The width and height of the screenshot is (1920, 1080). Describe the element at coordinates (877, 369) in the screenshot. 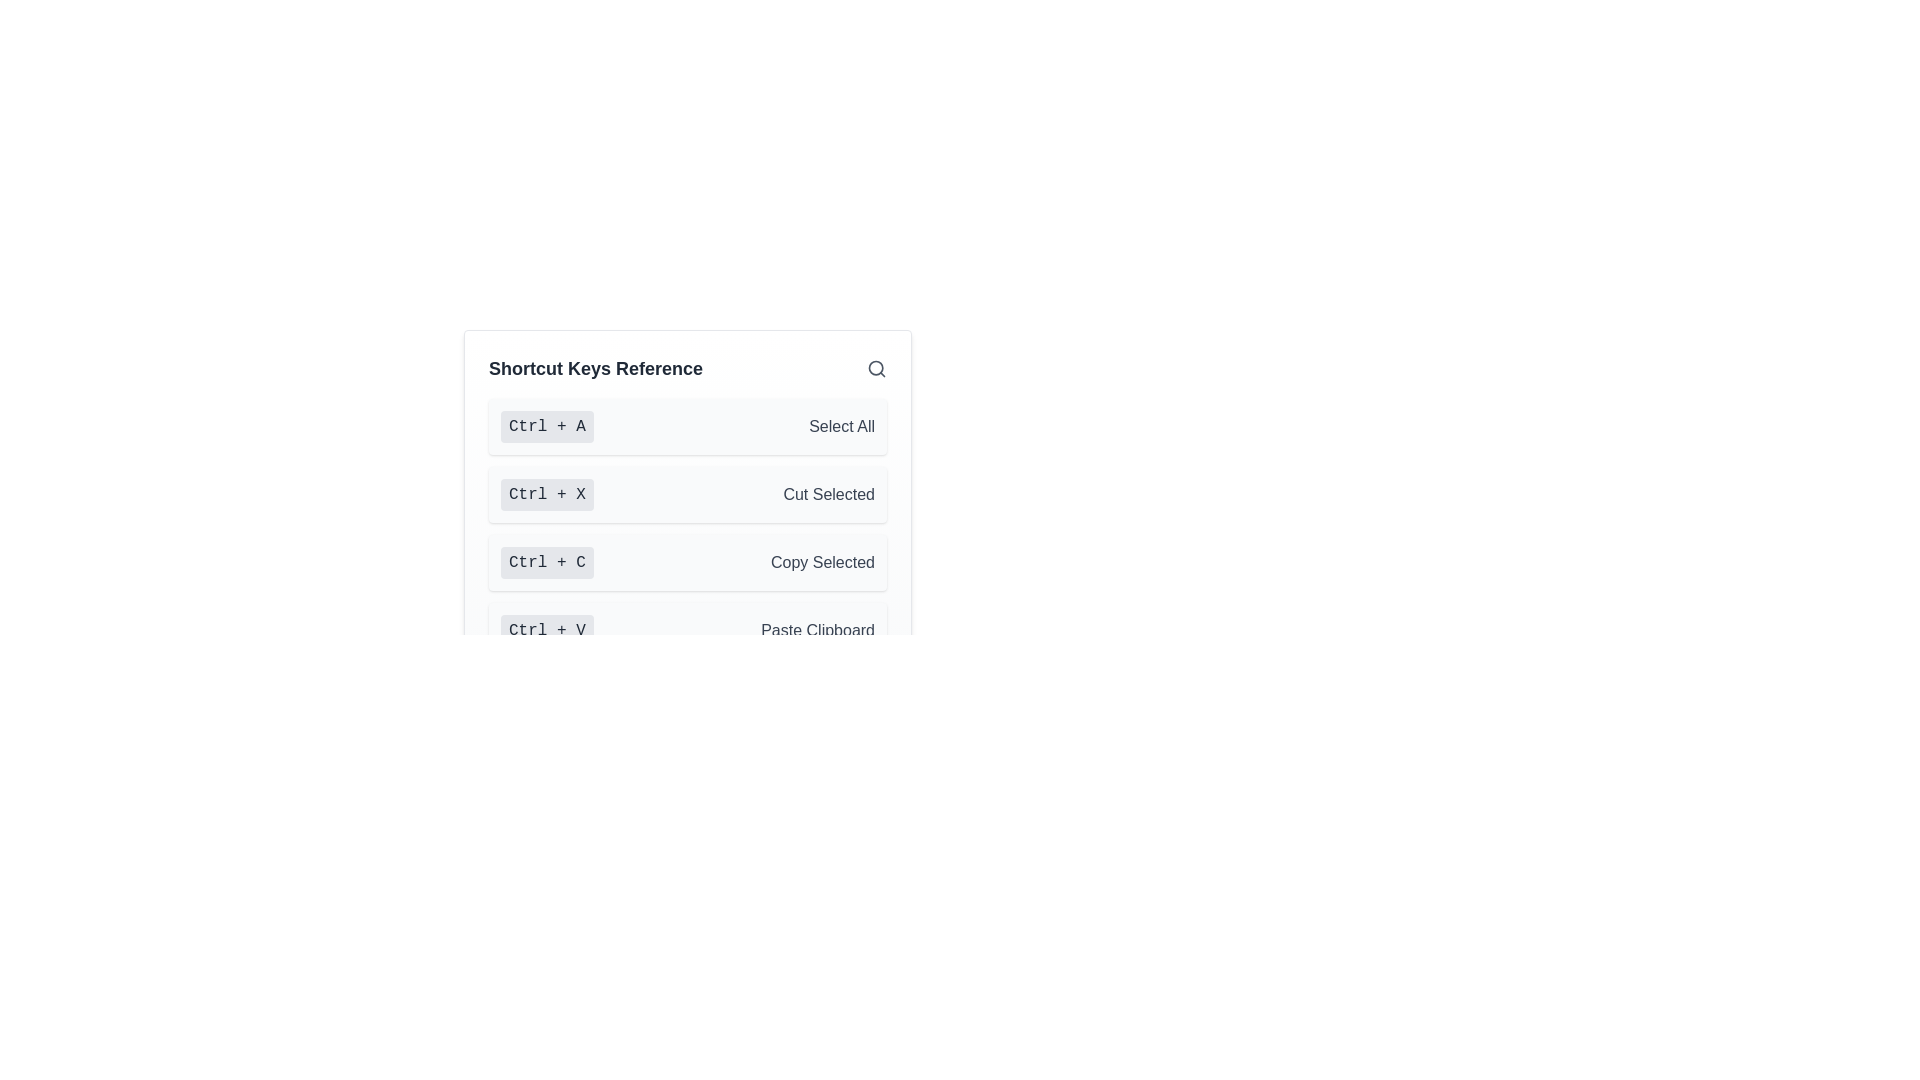

I see `the gray magnifying glass icon located in the upper-right corner of the 'Shortcut Keys Reference' section` at that location.